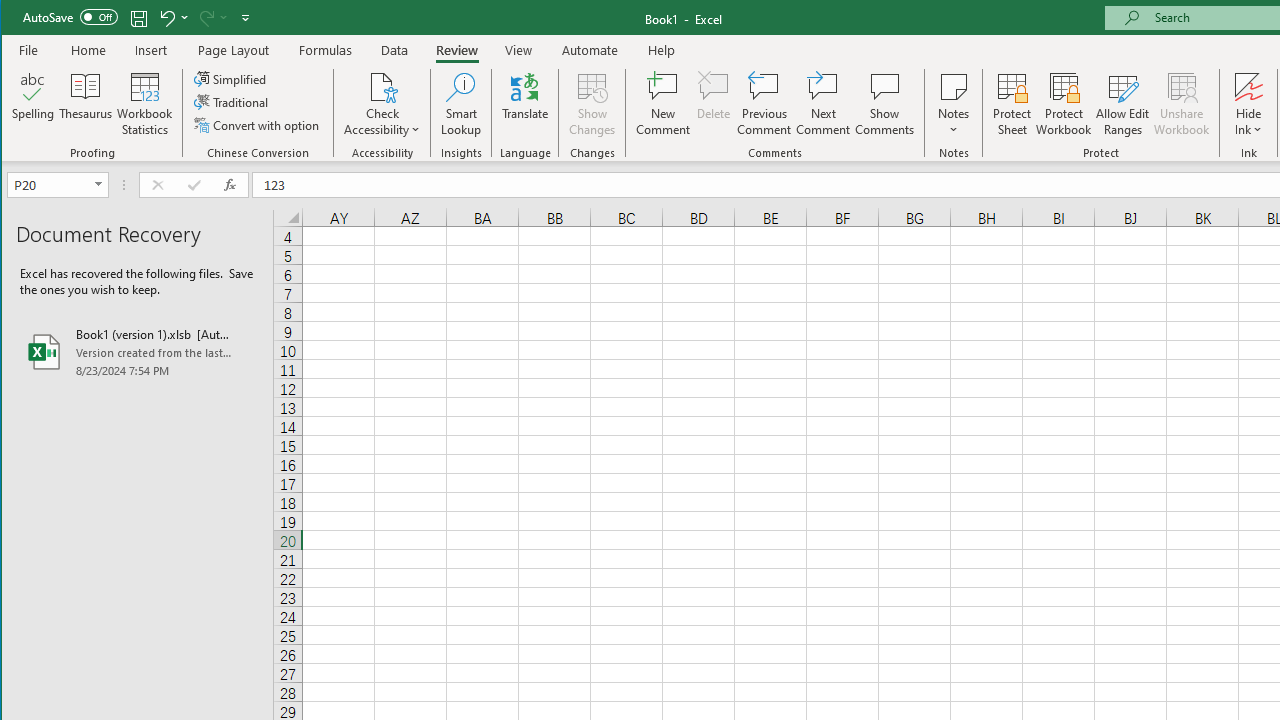  Describe the element at coordinates (591, 104) in the screenshot. I see `'Show Changes'` at that location.